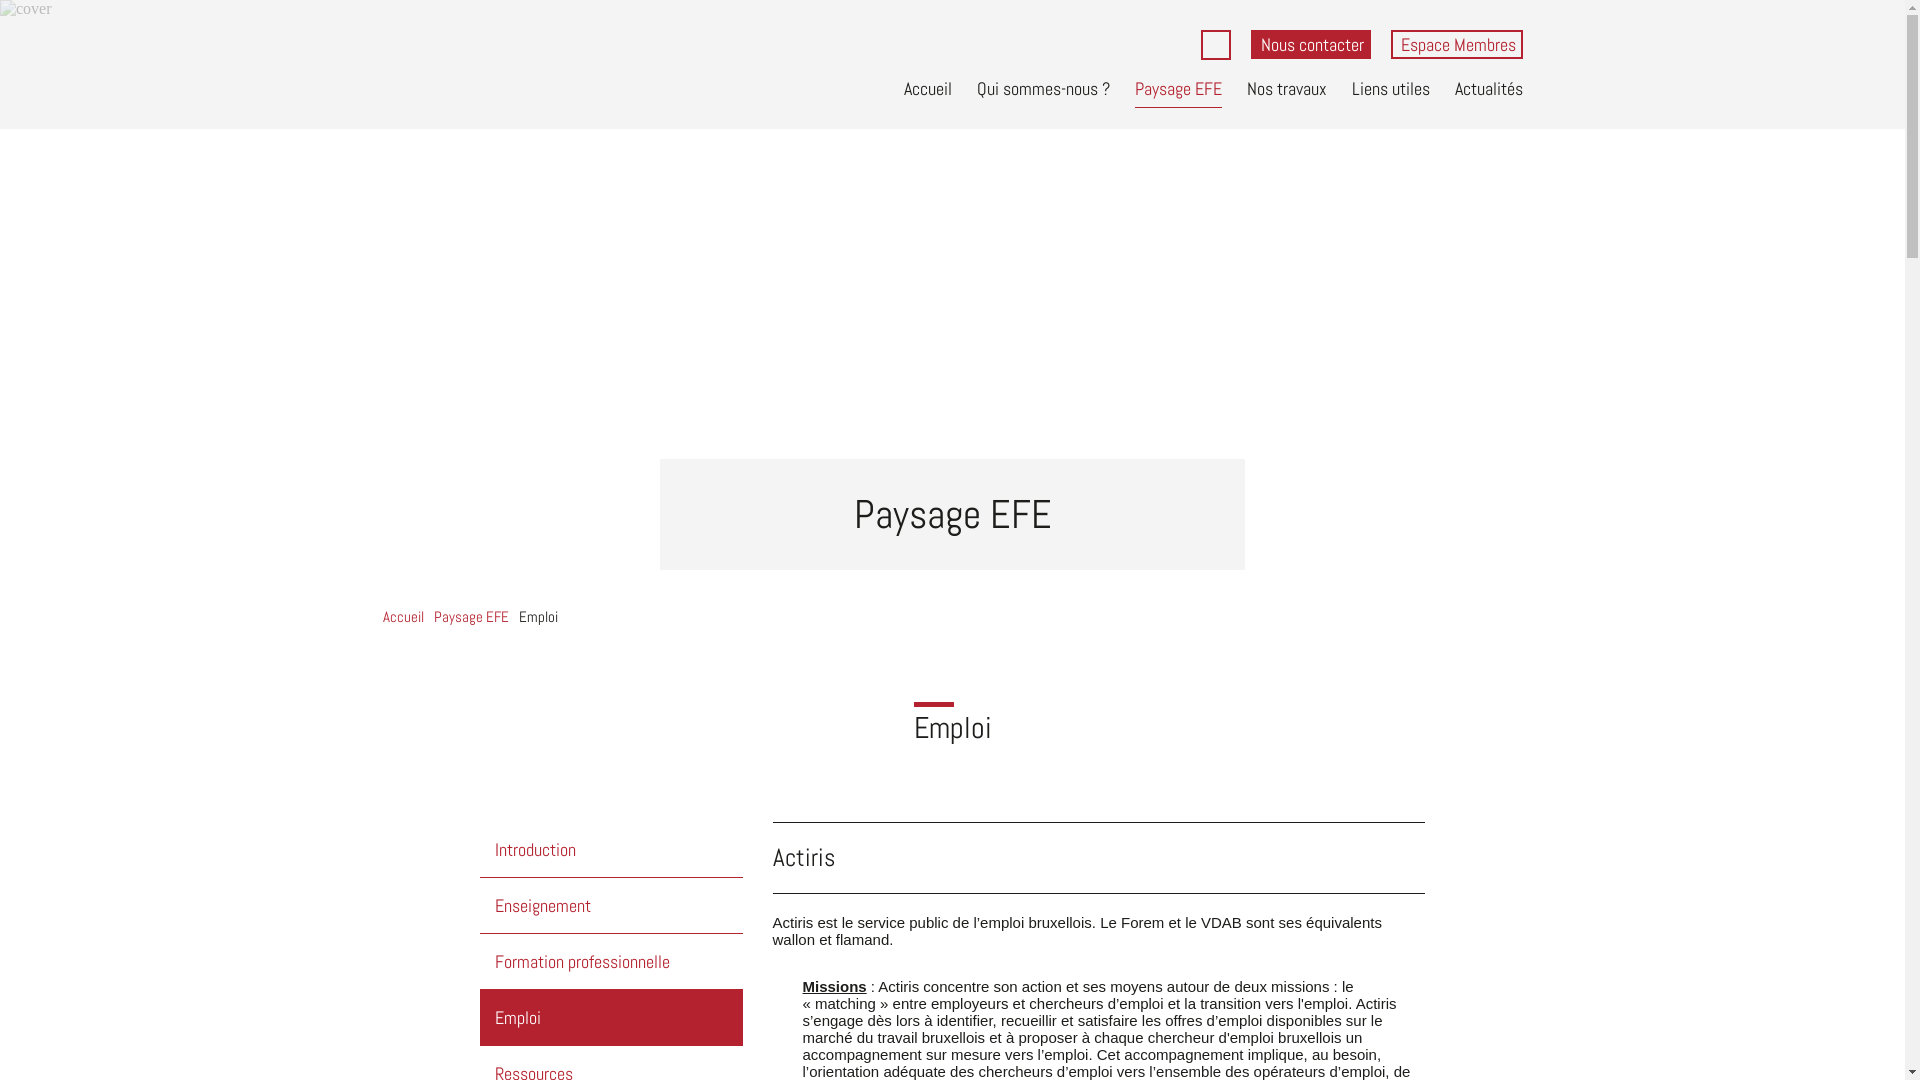 Image resolution: width=1920 pixels, height=1080 pixels. What do you see at coordinates (610, 906) in the screenshot?
I see `'Enseignement'` at bounding box center [610, 906].